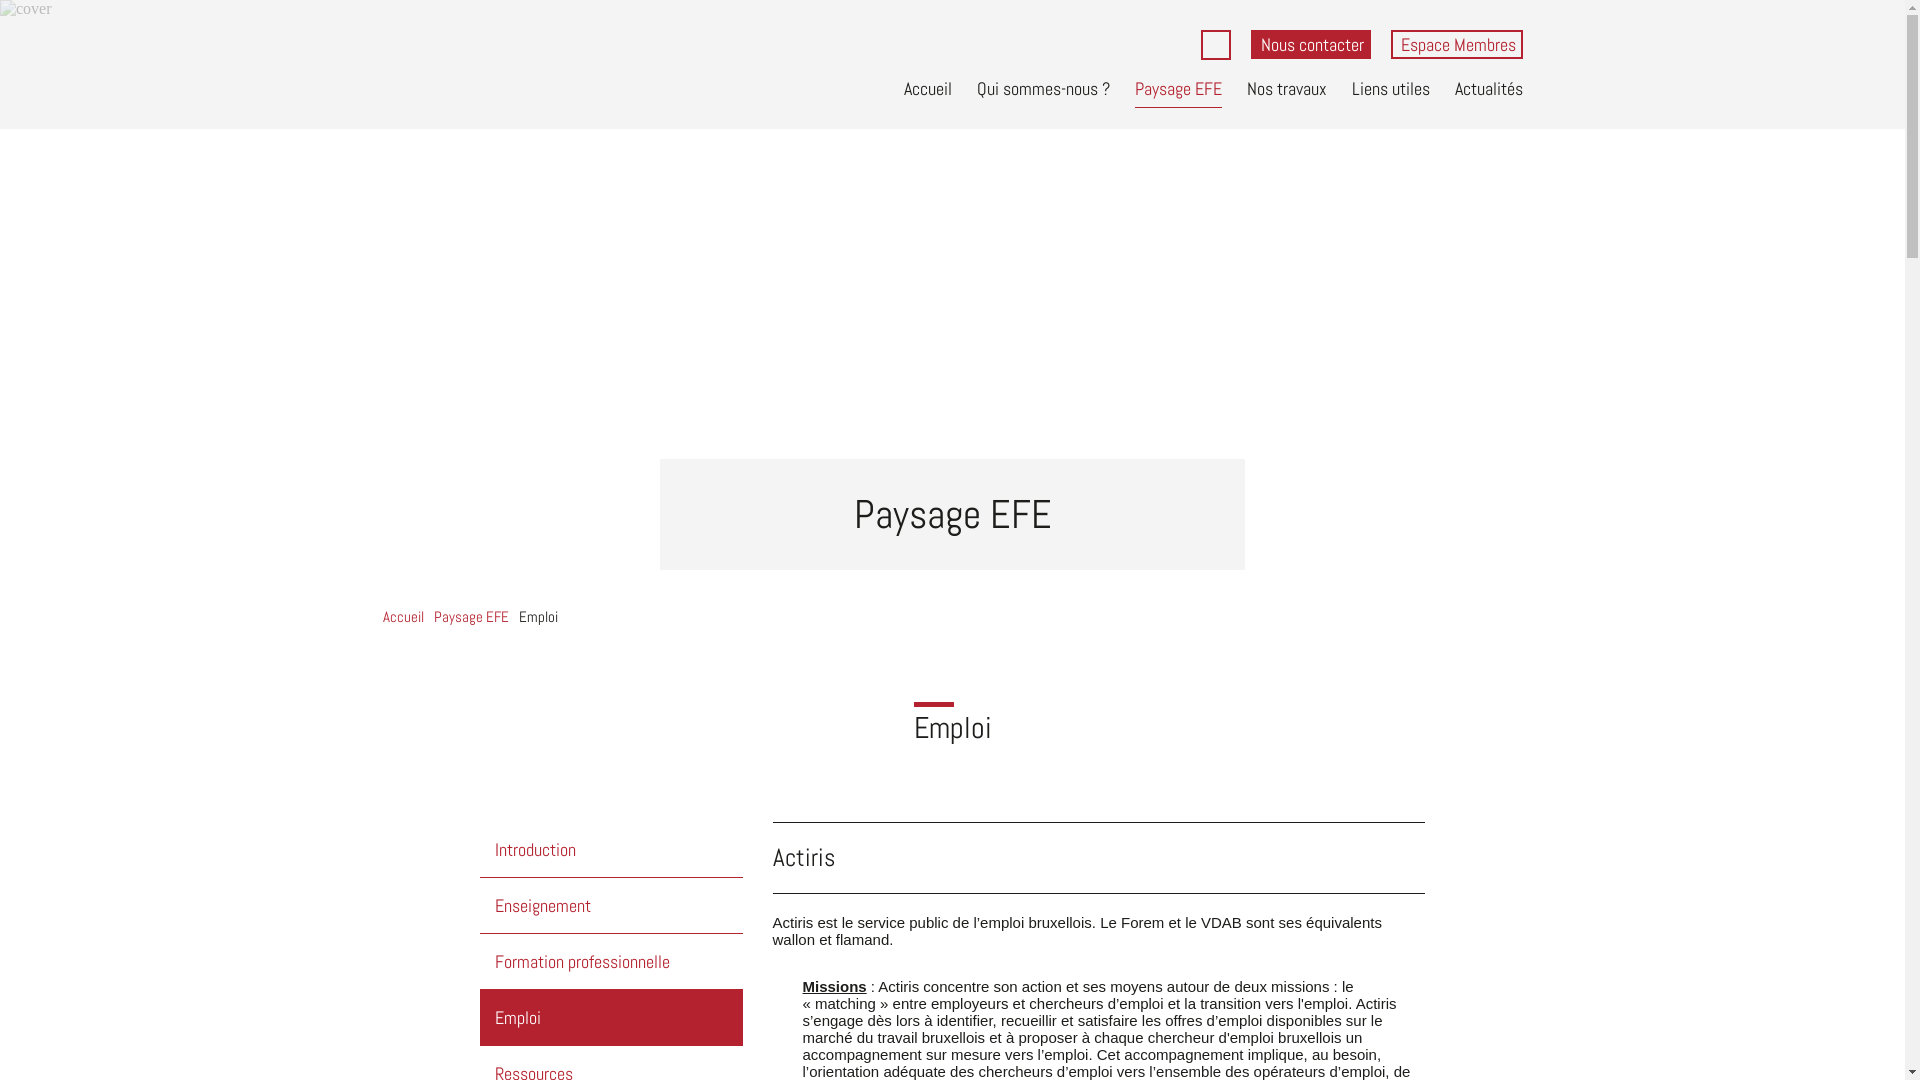 Image resolution: width=1920 pixels, height=1080 pixels. What do you see at coordinates (610, 906) in the screenshot?
I see `'Enseignement'` at bounding box center [610, 906].